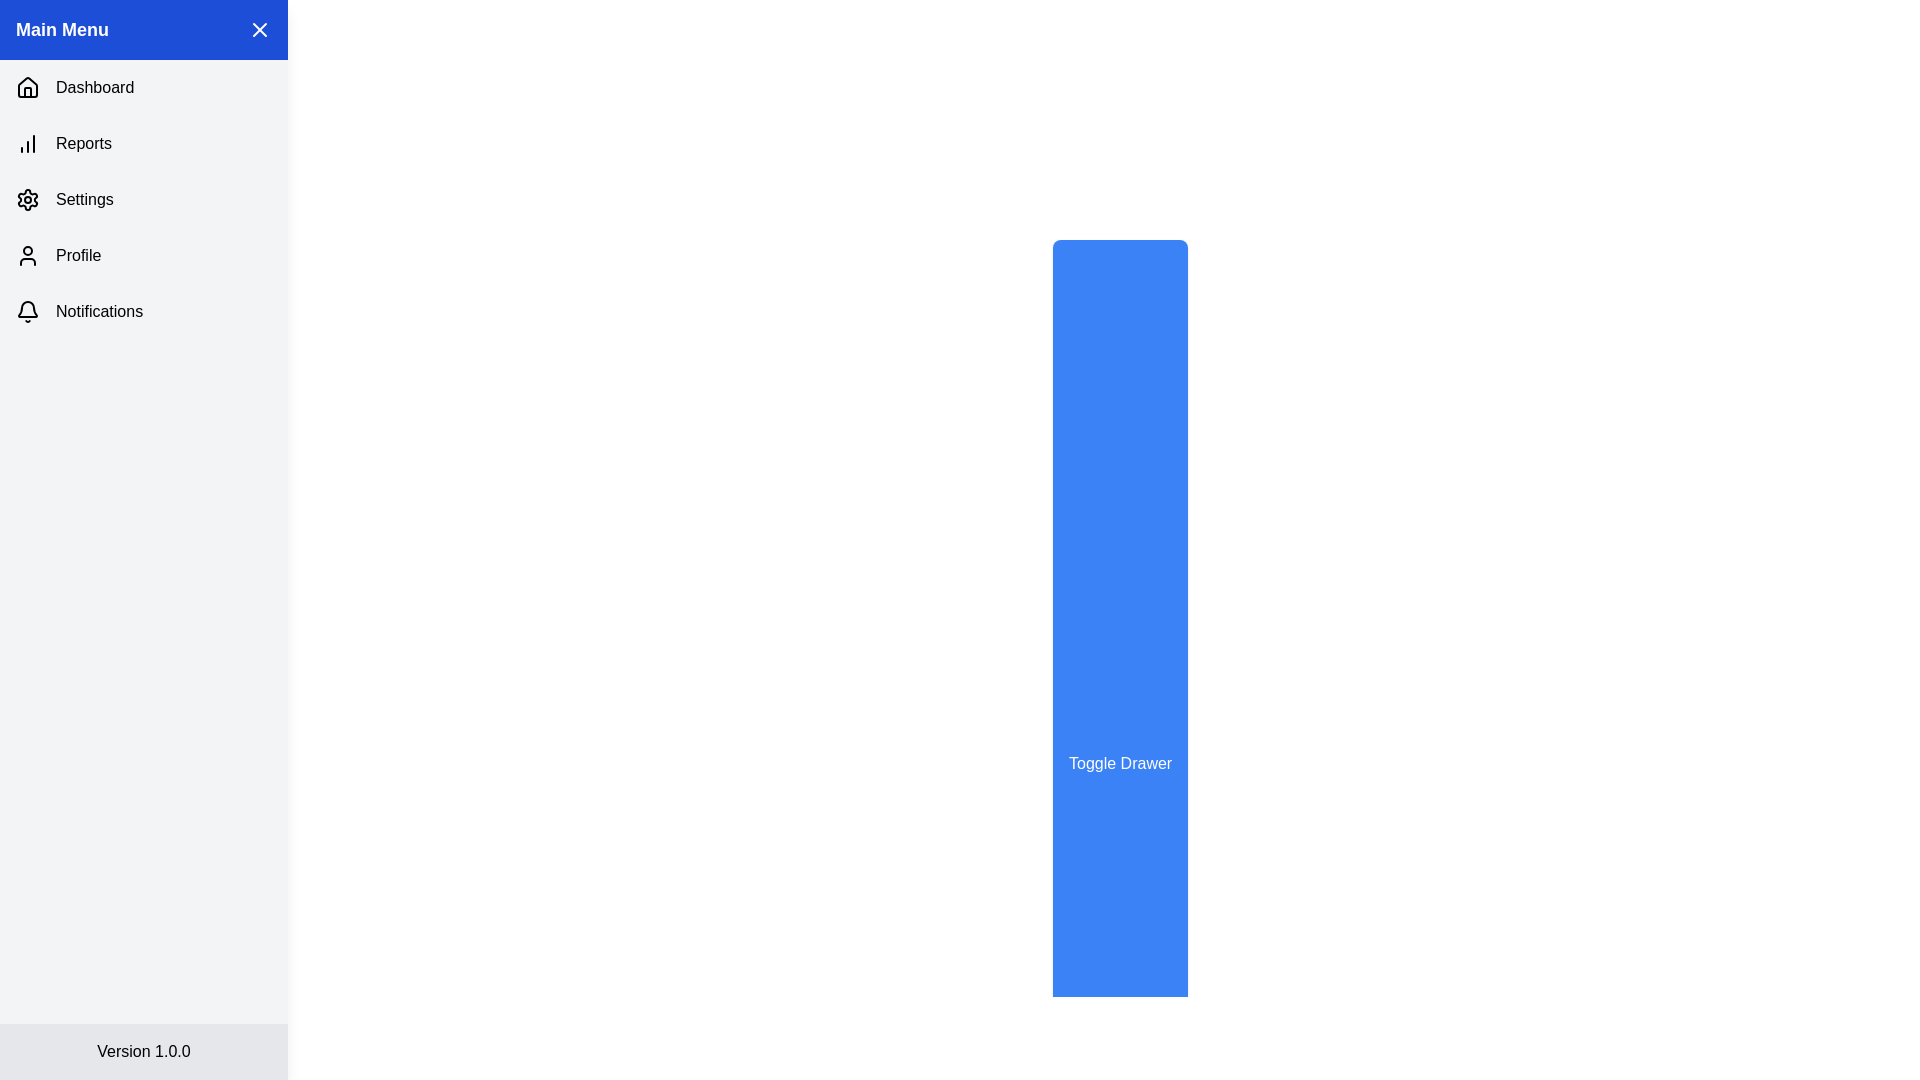 This screenshot has width=1920, height=1080. I want to click on the notification icon located next to the 'Notifications' text in the vertical sidebar menu, which serves as an indicator for notification functionalities, so click(28, 312).